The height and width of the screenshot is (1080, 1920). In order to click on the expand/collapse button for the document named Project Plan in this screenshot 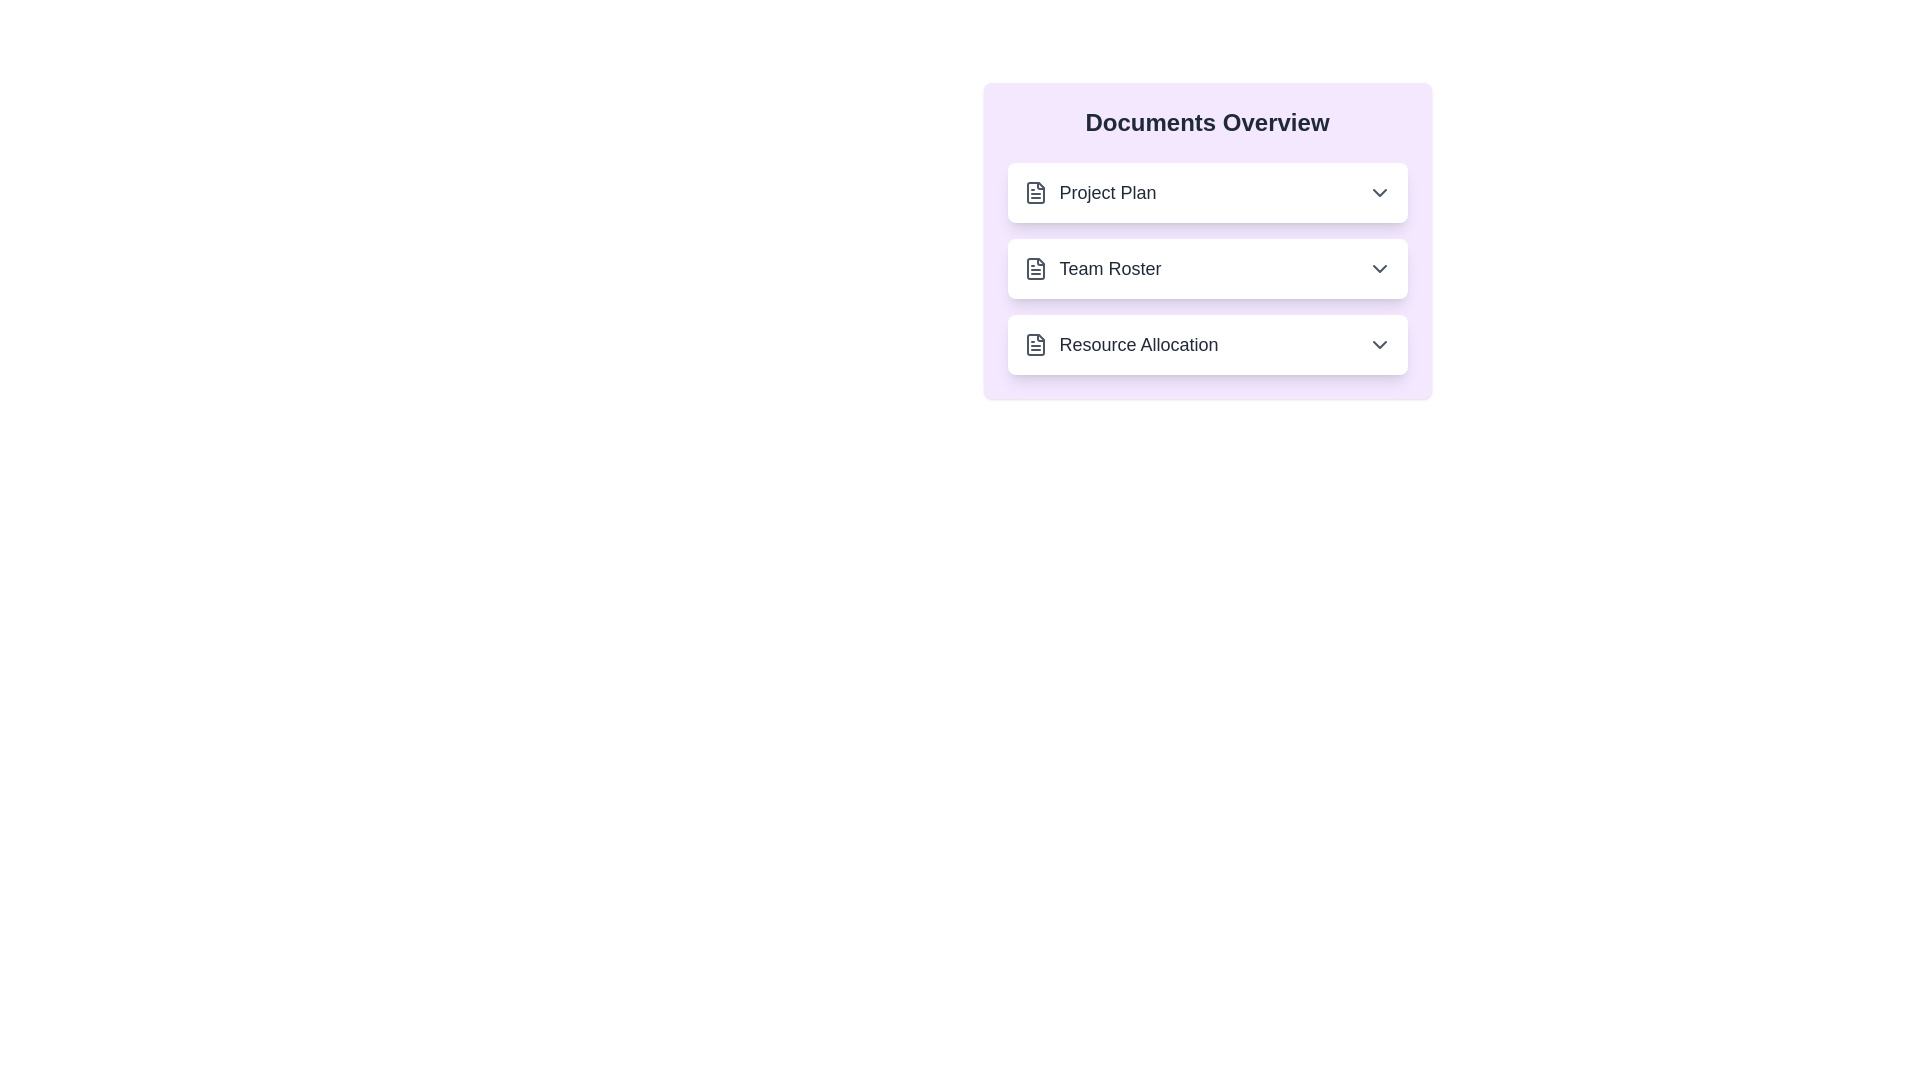, I will do `click(1378, 192)`.